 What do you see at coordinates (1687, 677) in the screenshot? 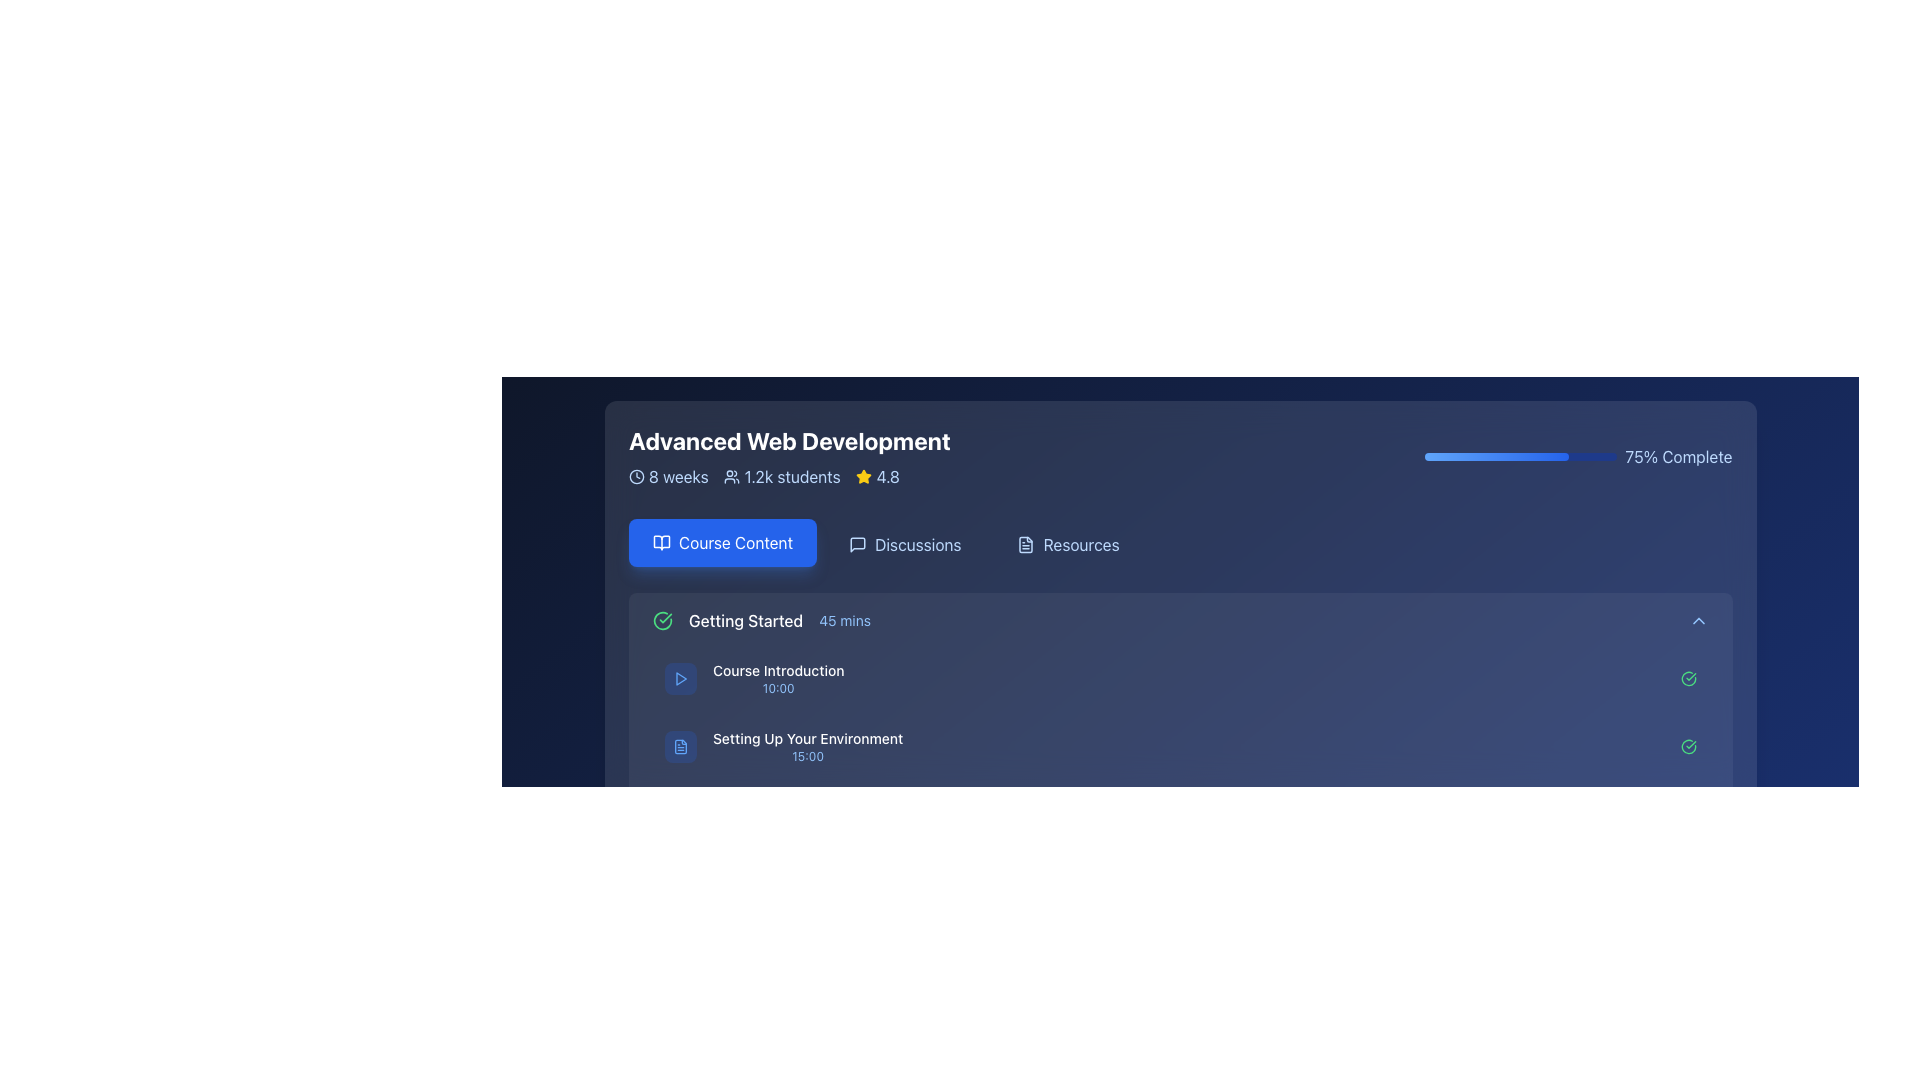
I see `the completion status icon located at the far right side of the 'Course Introduction 10:00' row, which visually confirms that the section has been marked as completed` at bounding box center [1687, 677].